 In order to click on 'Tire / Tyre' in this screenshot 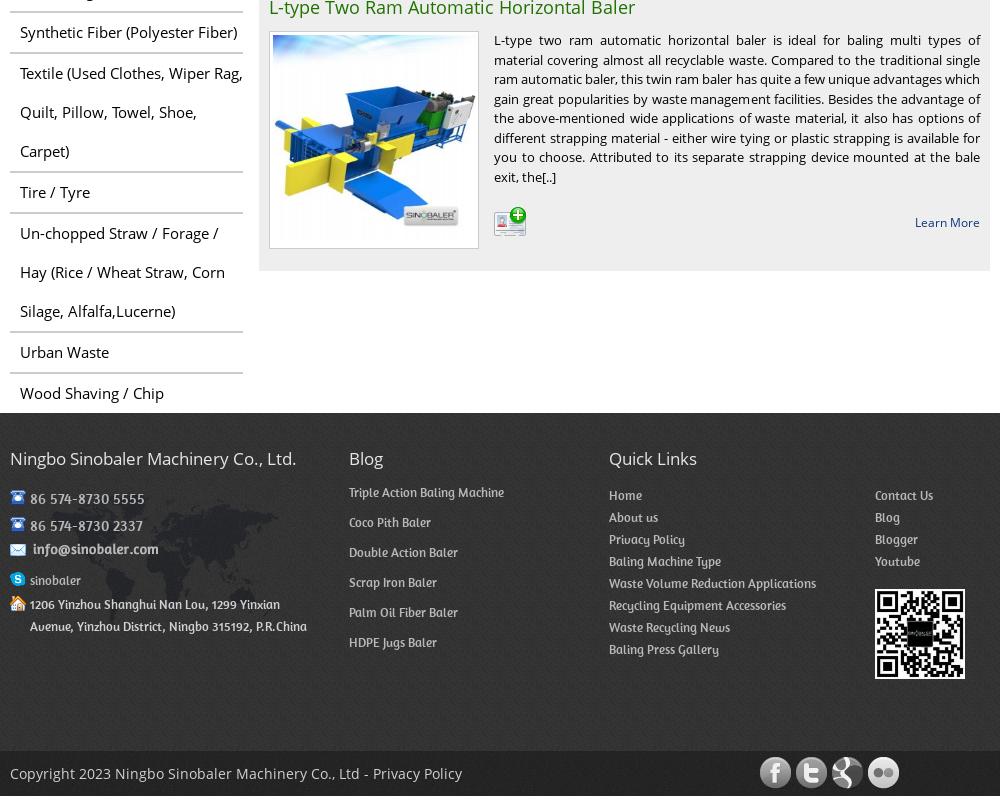, I will do `click(55, 190)`.